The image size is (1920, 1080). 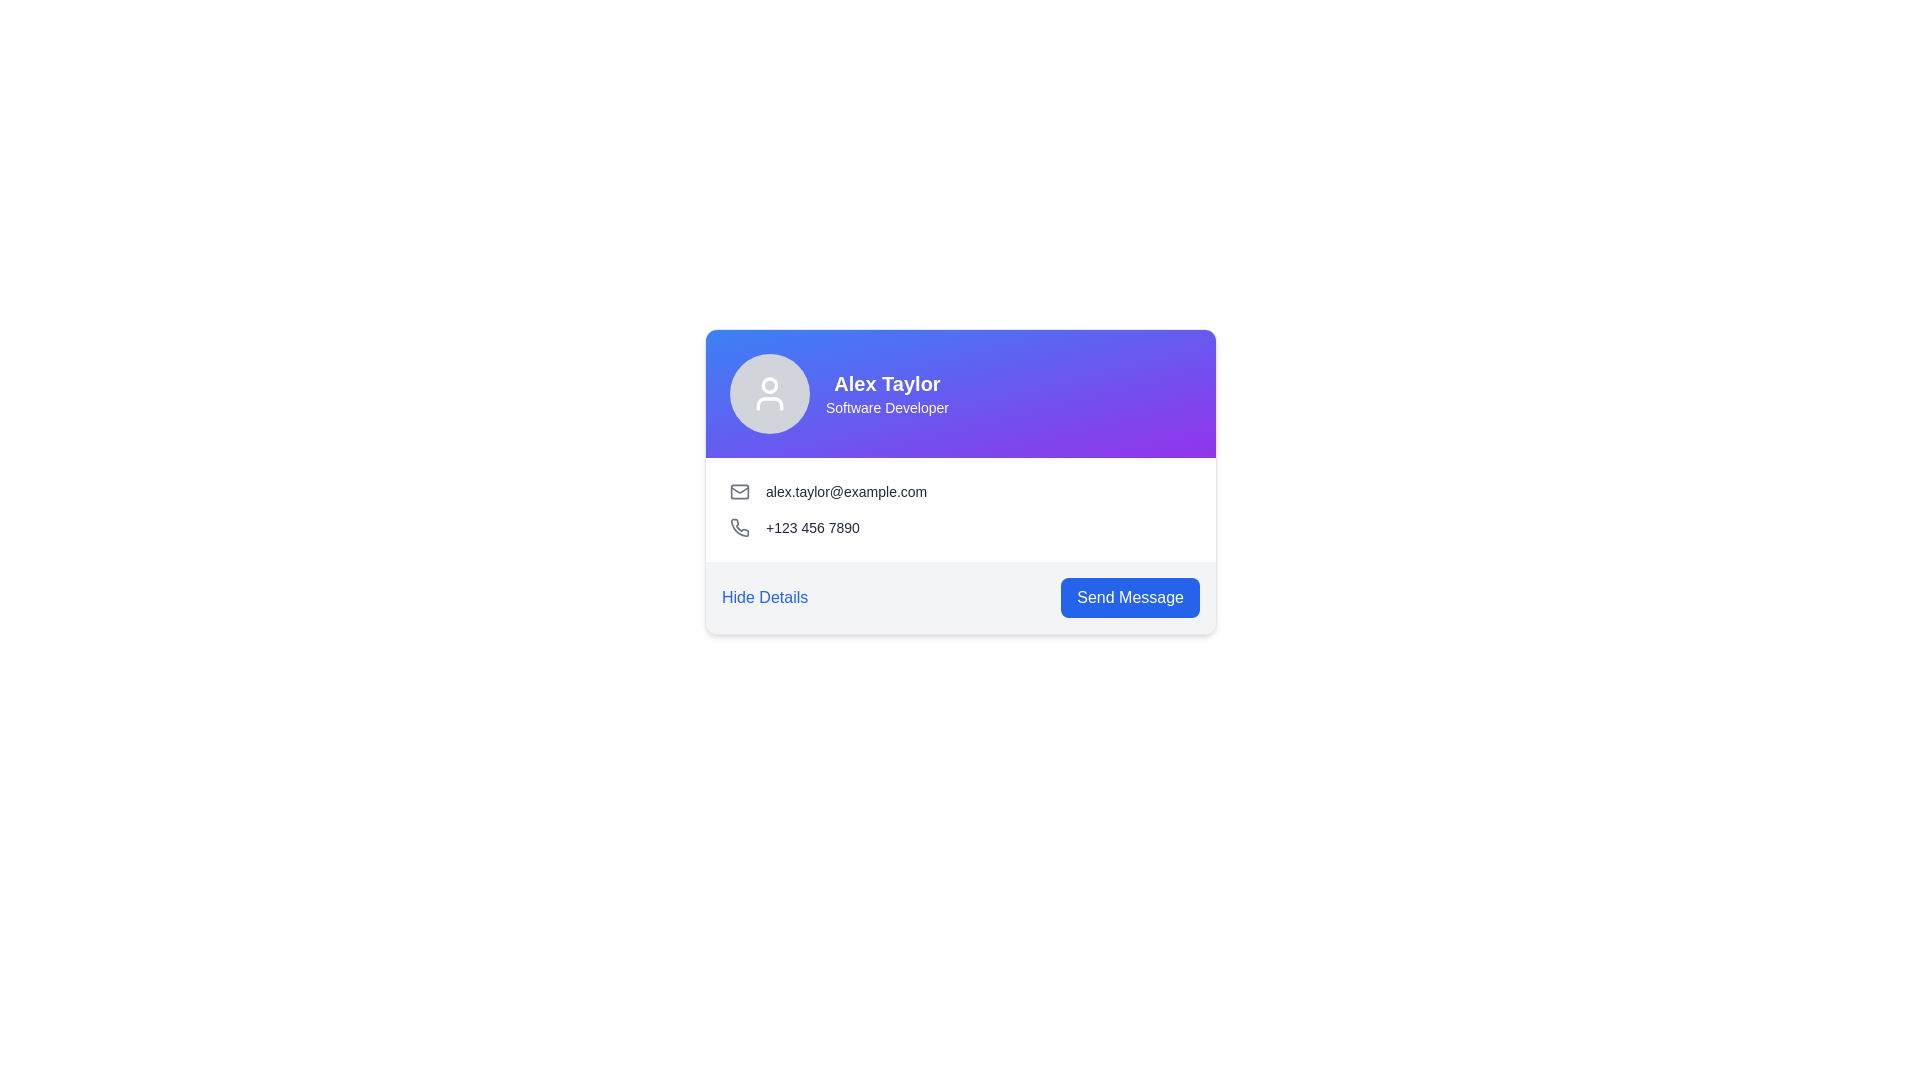 I want to click on text label that displays 'Software Developer', which is located directly below the larger text 'Alex Taylor' within the card component, so click(x=886, y=407).